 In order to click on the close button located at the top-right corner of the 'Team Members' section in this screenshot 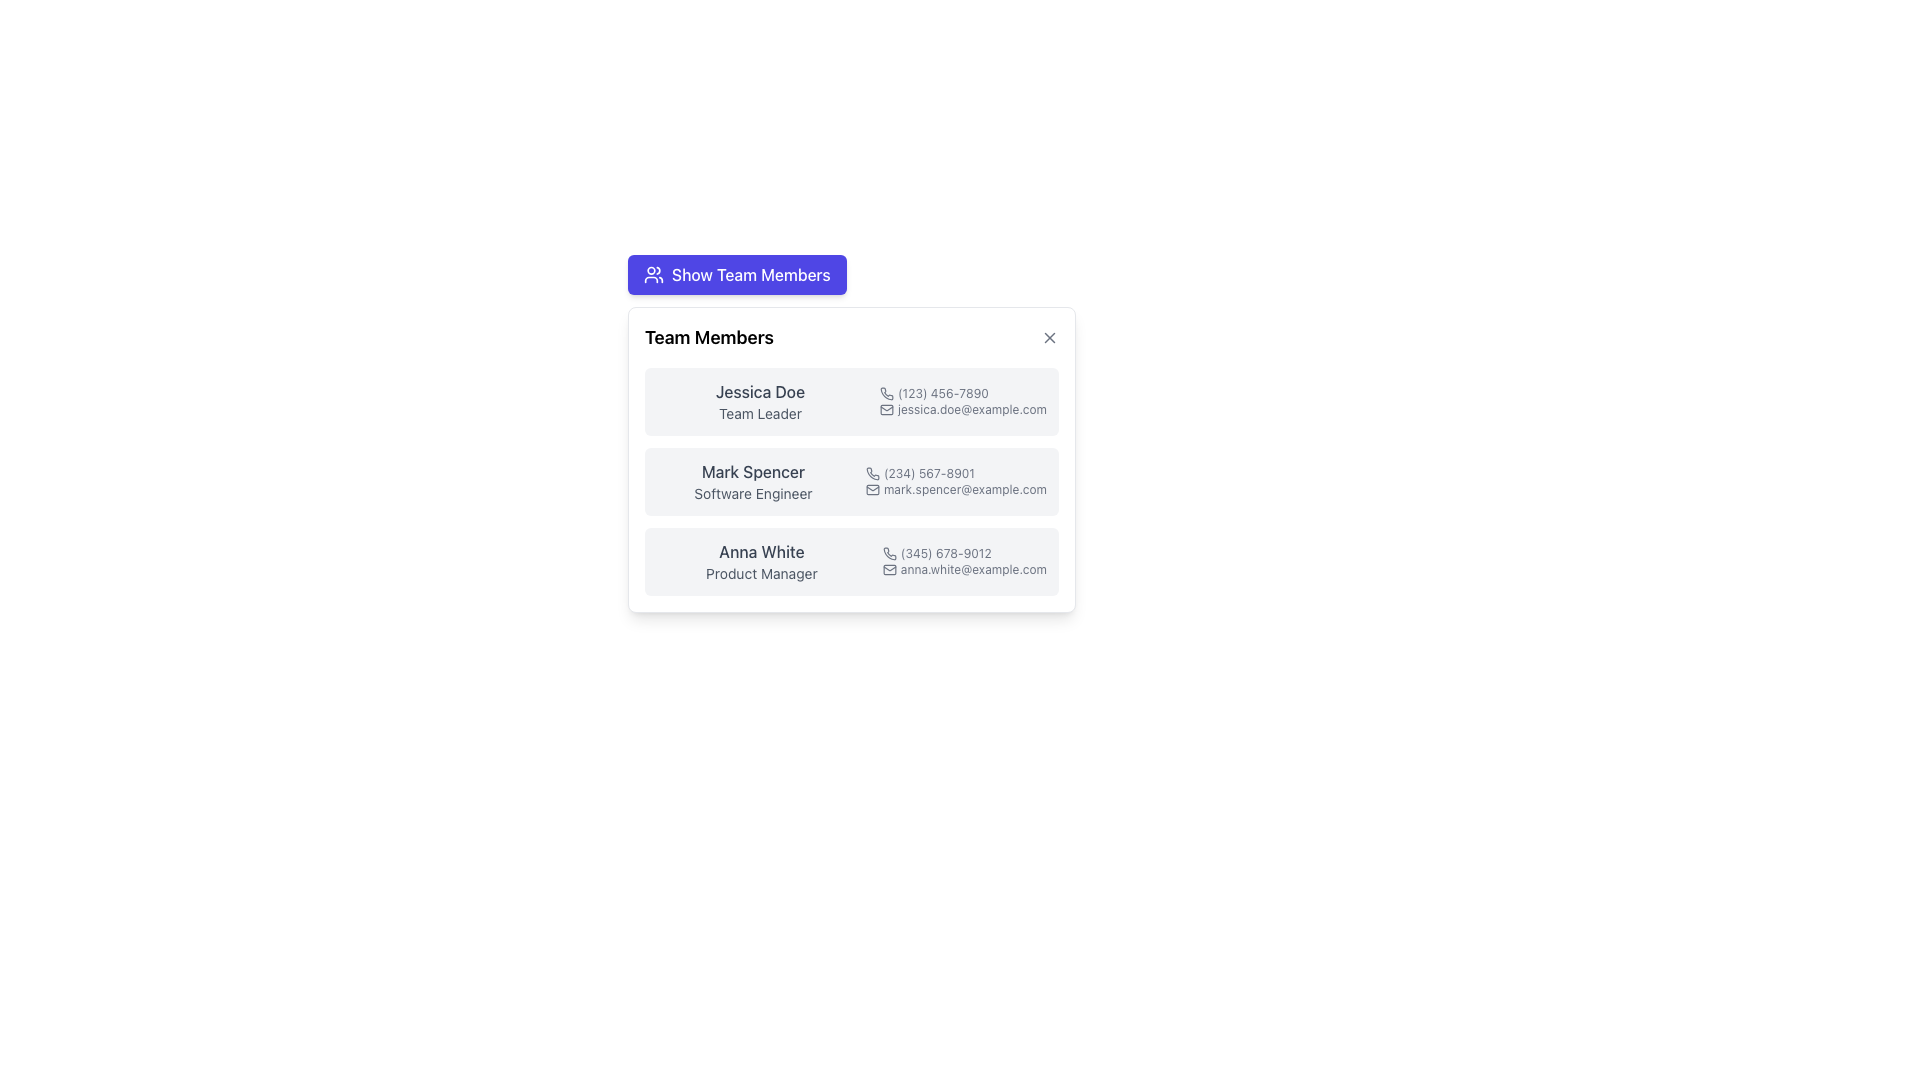, I will do `click(1049, 337)`.